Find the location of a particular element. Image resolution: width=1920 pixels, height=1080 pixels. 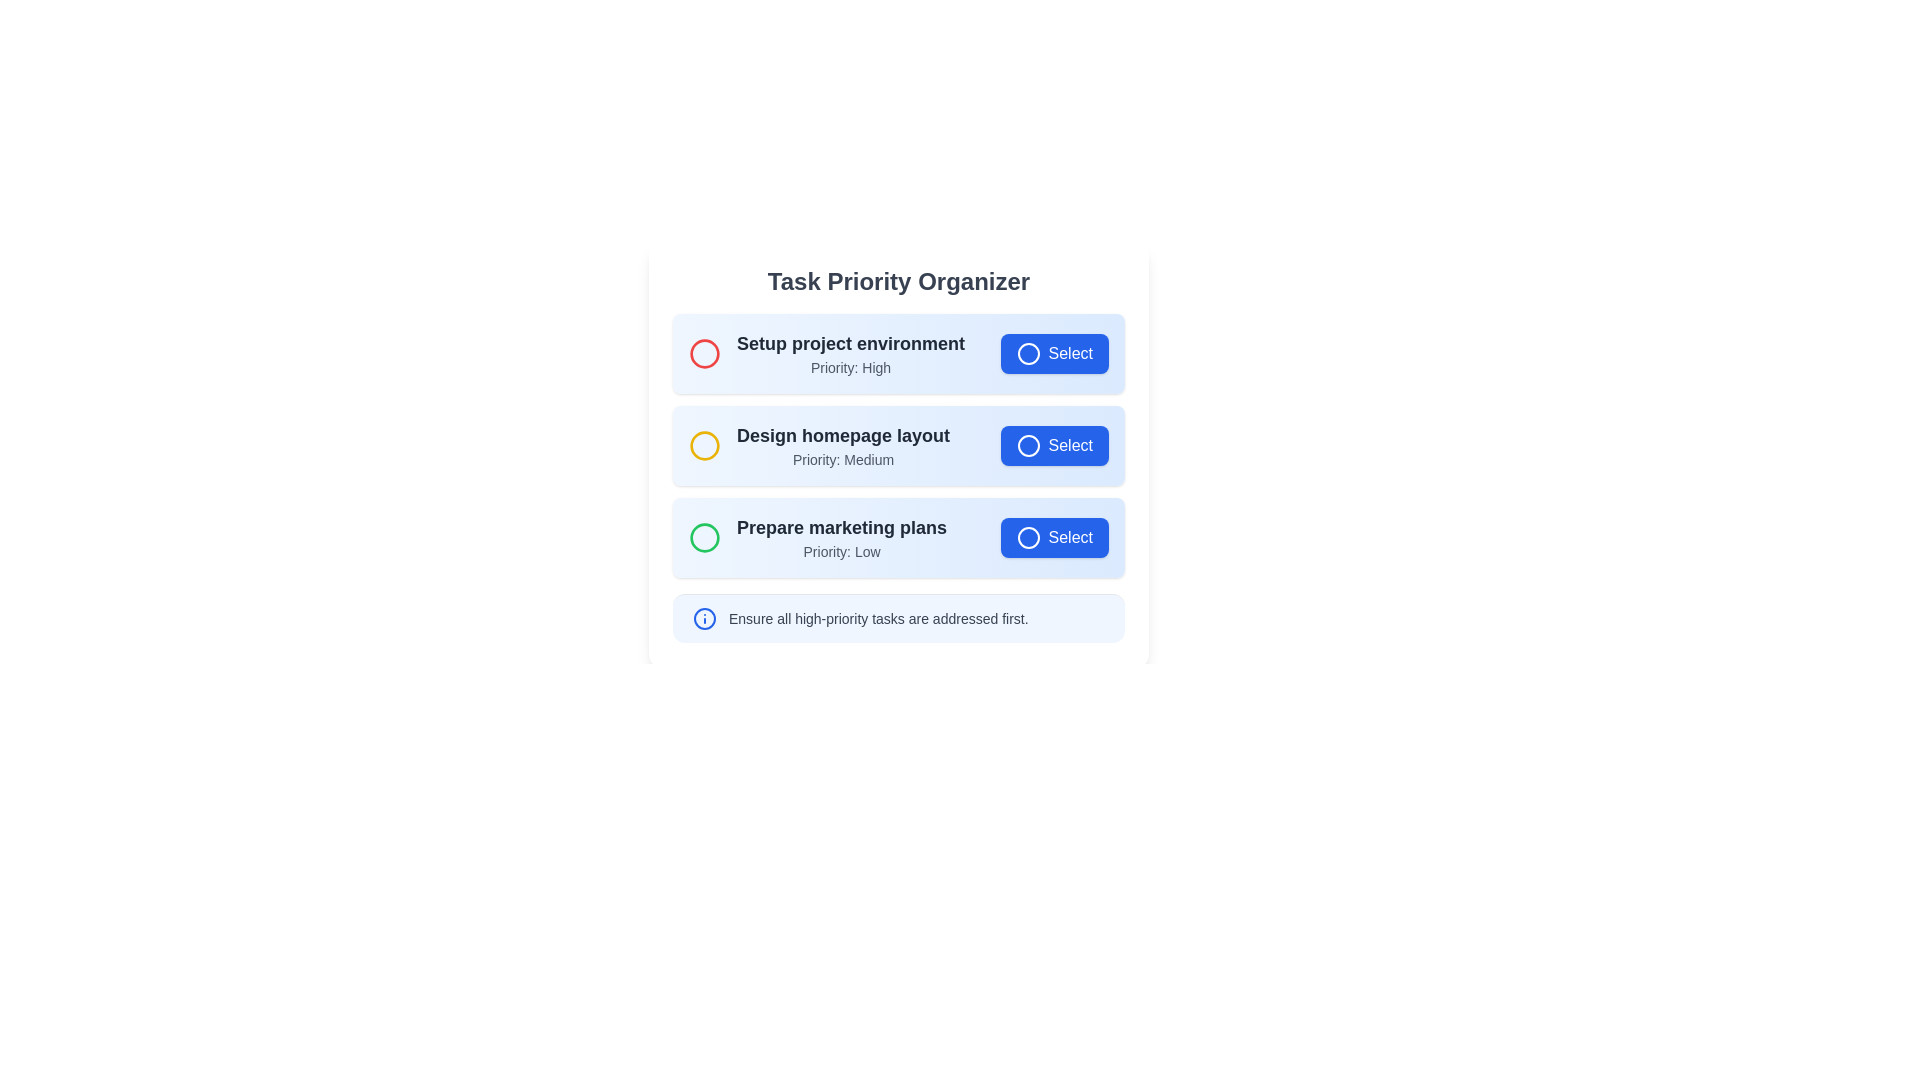

the text label that reads 'Priority: Low', which is located beneath the main text 'Prepare marketing plans' in the task priority management interface is located at coordinates (842, 551).